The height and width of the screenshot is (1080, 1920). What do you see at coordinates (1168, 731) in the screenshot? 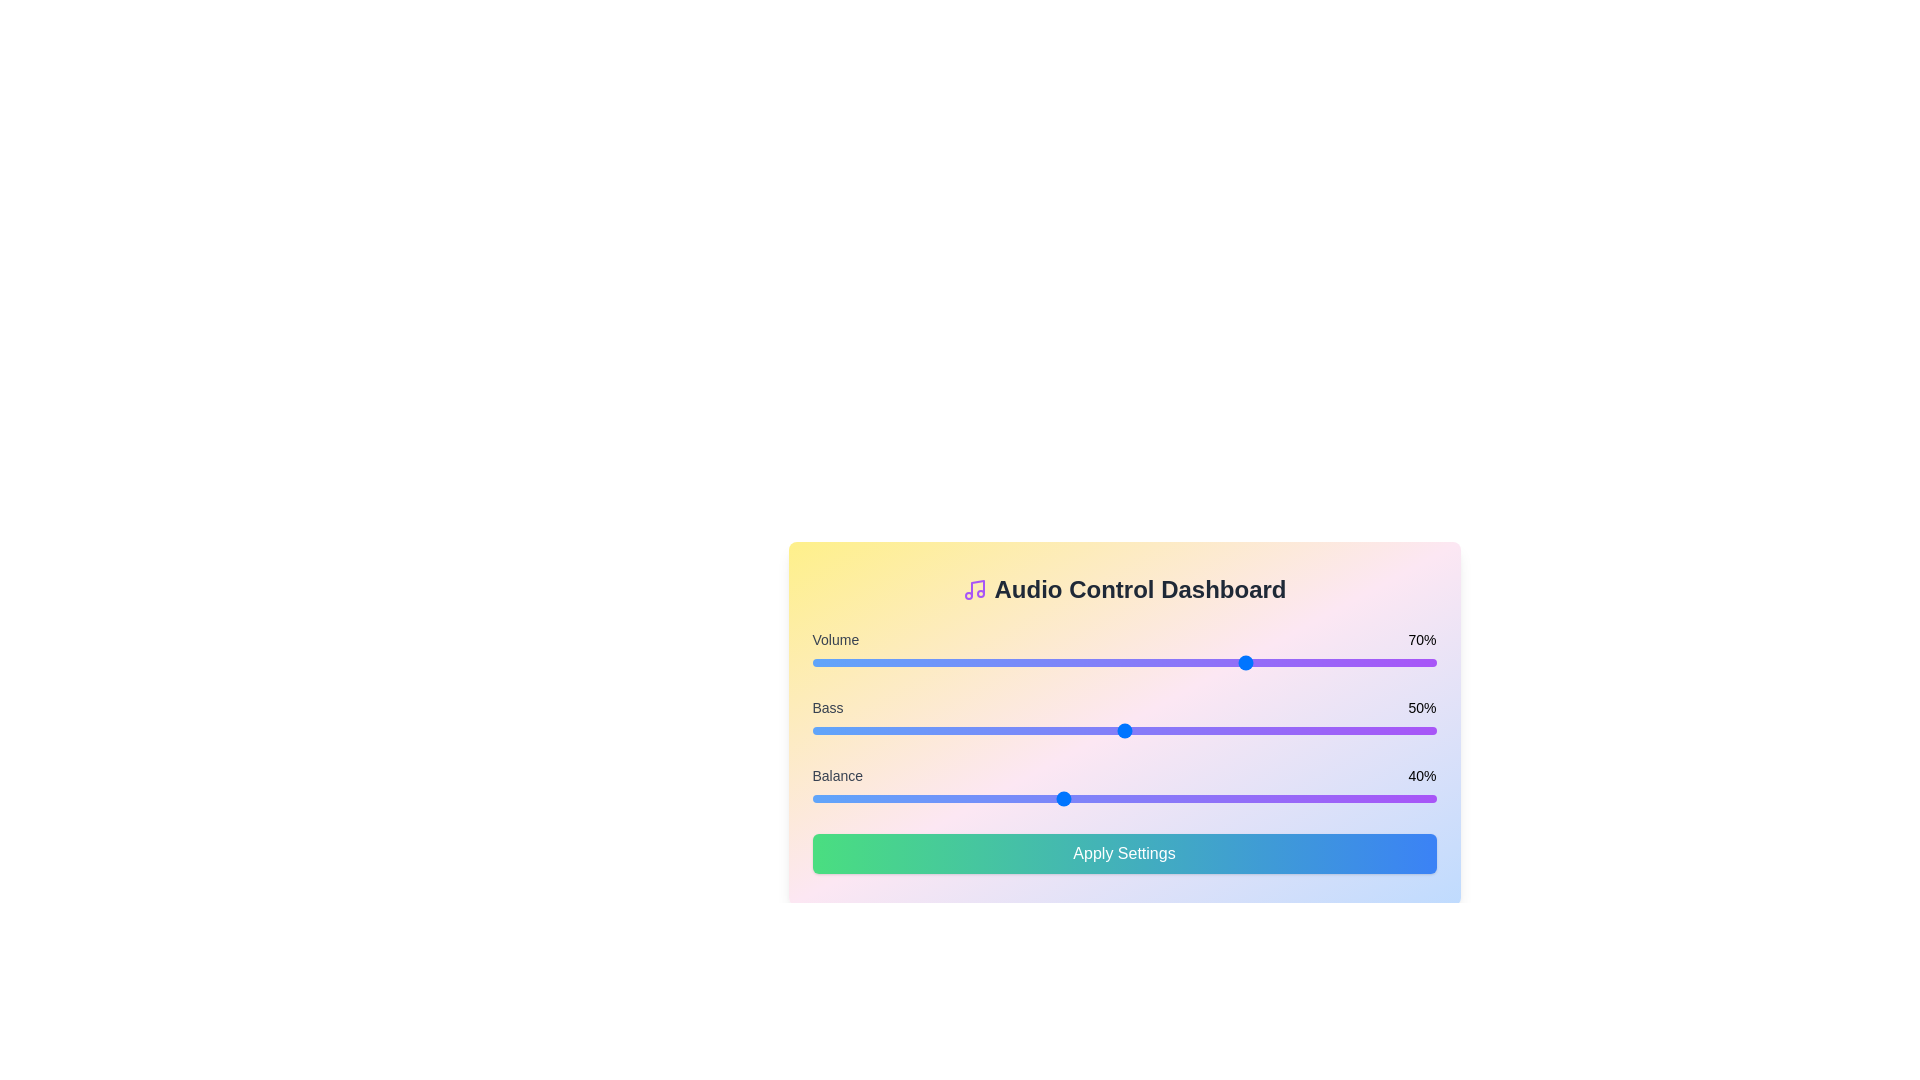
I see `bass level` at bounding box center [1168, 731].